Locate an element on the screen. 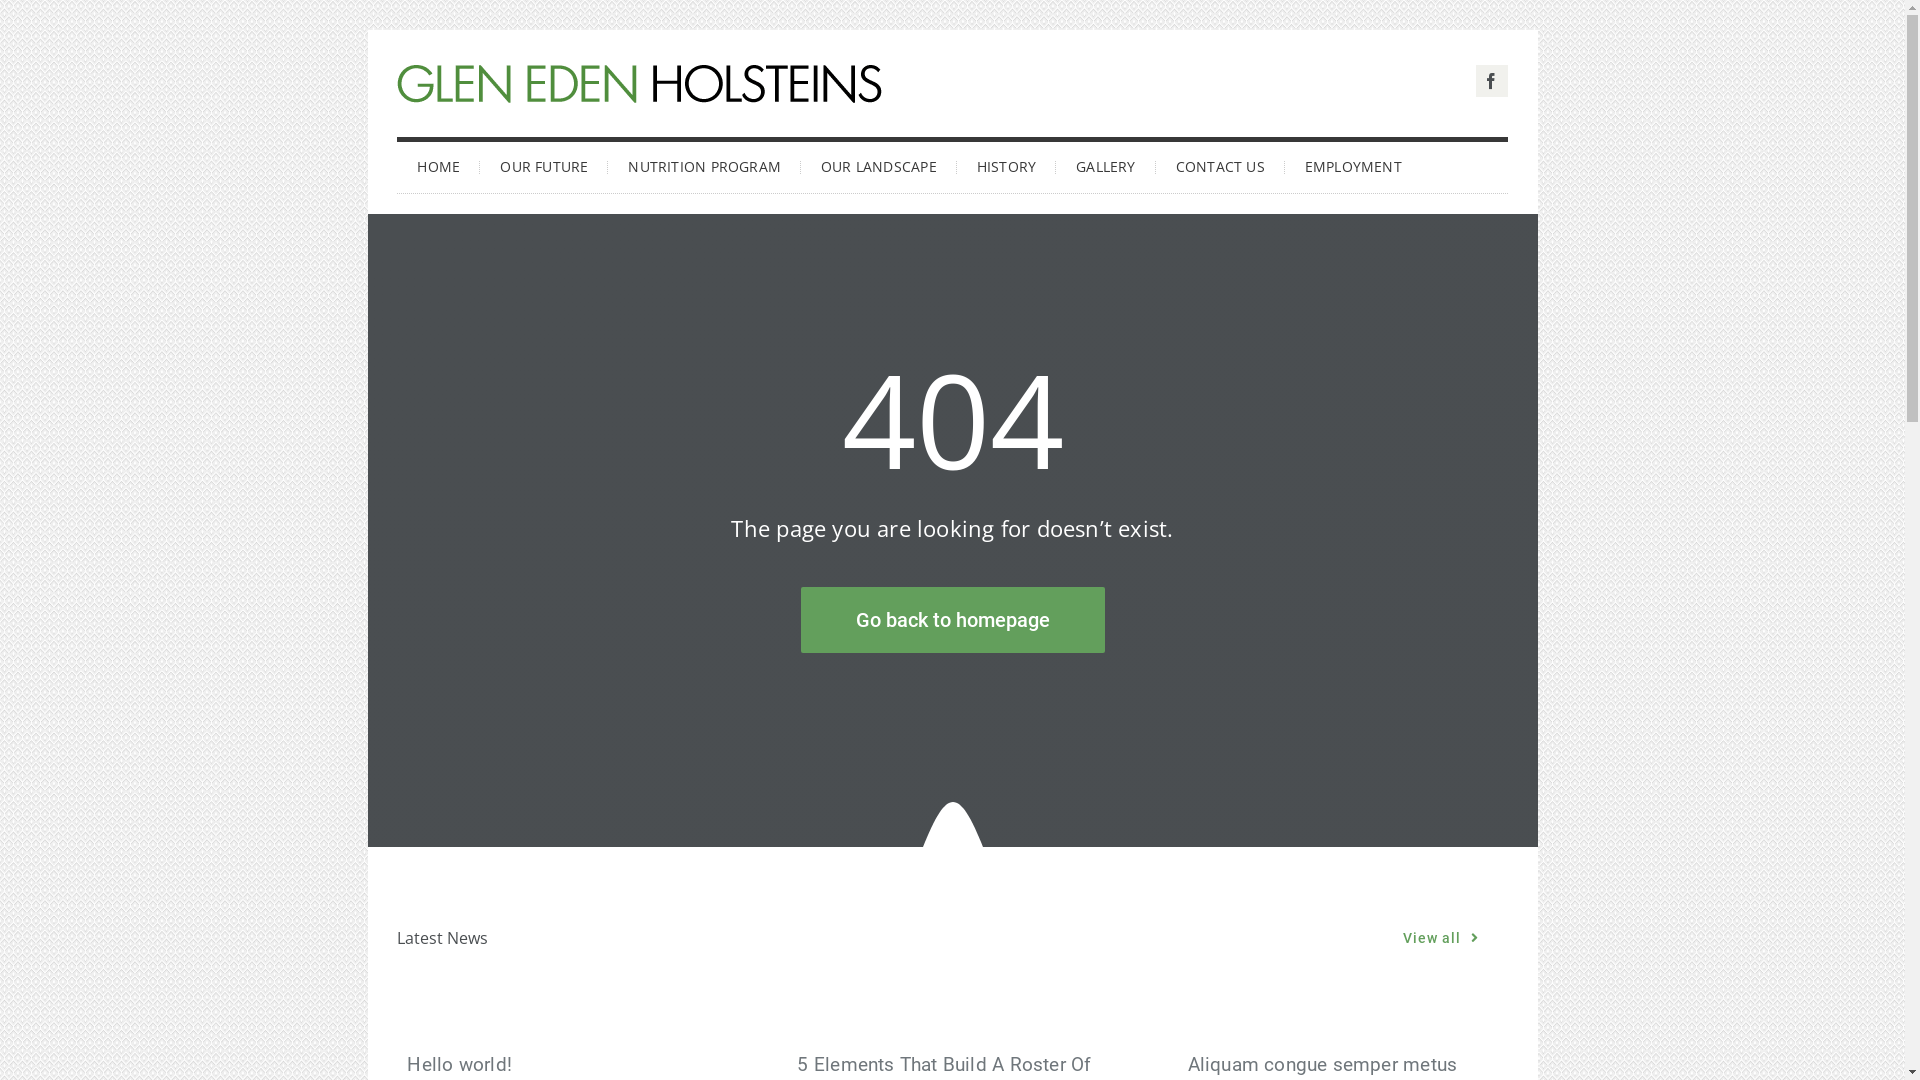 The height and width of the screenshot is (1080, 1920). 'Go back to homepage' is located at coordinates (950, 619).